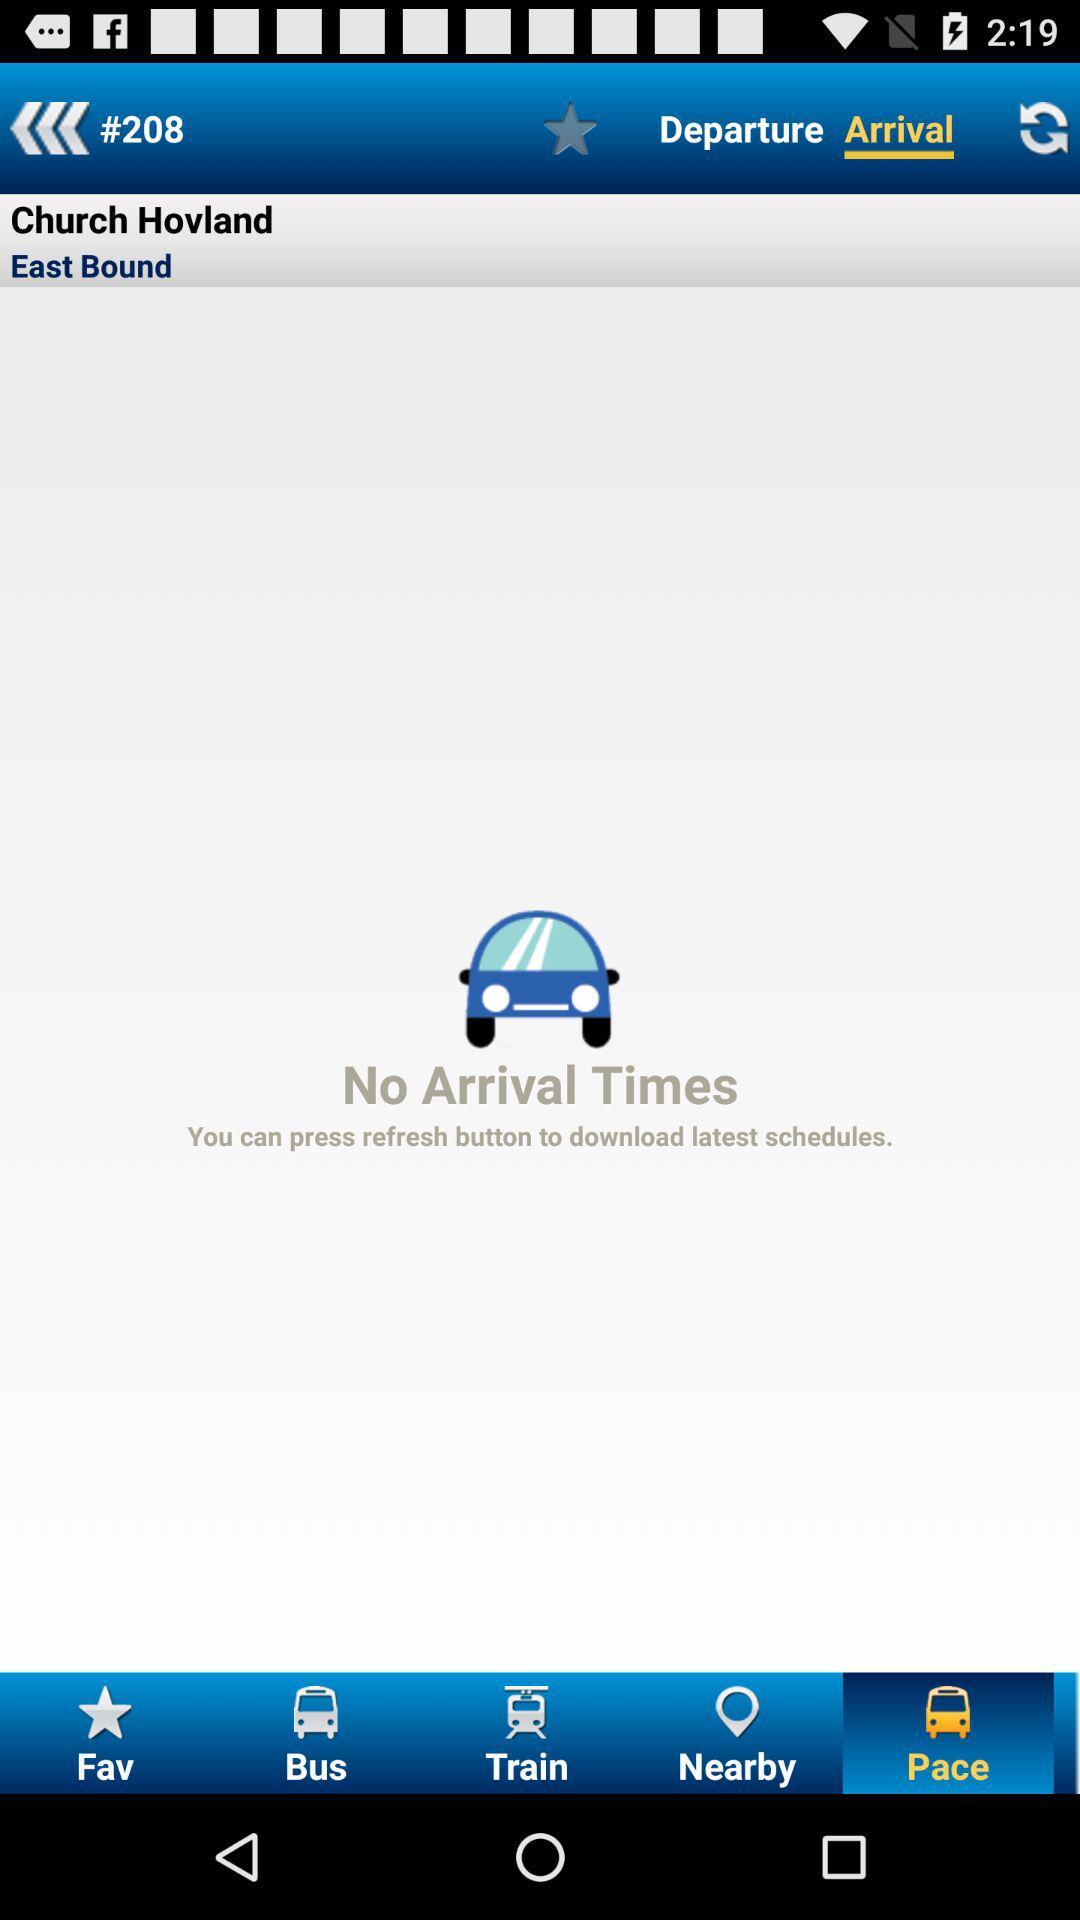 The image size is (1080, 1920). I want to click on return to previous screen, so click(48, 127).